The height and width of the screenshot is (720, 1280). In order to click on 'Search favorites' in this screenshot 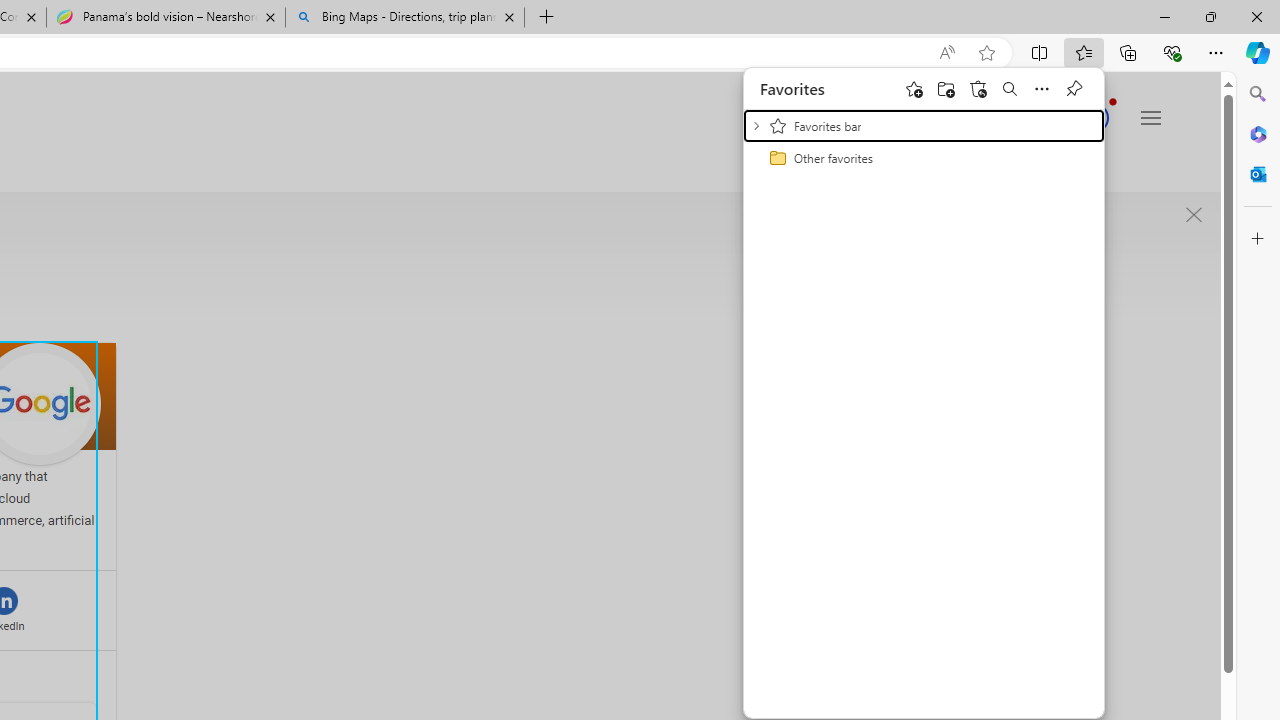, I will do `click(1009, 87)`.